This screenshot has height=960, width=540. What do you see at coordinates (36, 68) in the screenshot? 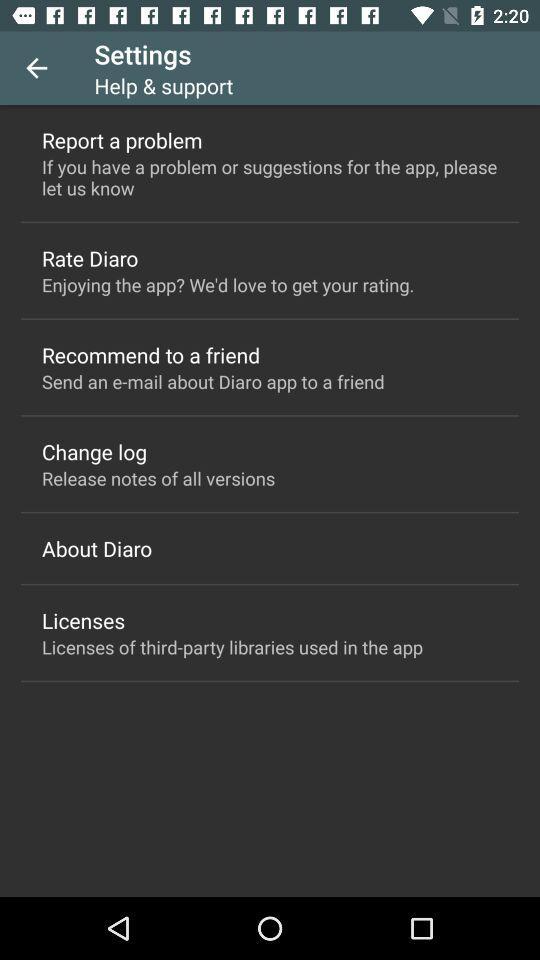
I see `item to the left of settings item` at bounding box center [36, 68].